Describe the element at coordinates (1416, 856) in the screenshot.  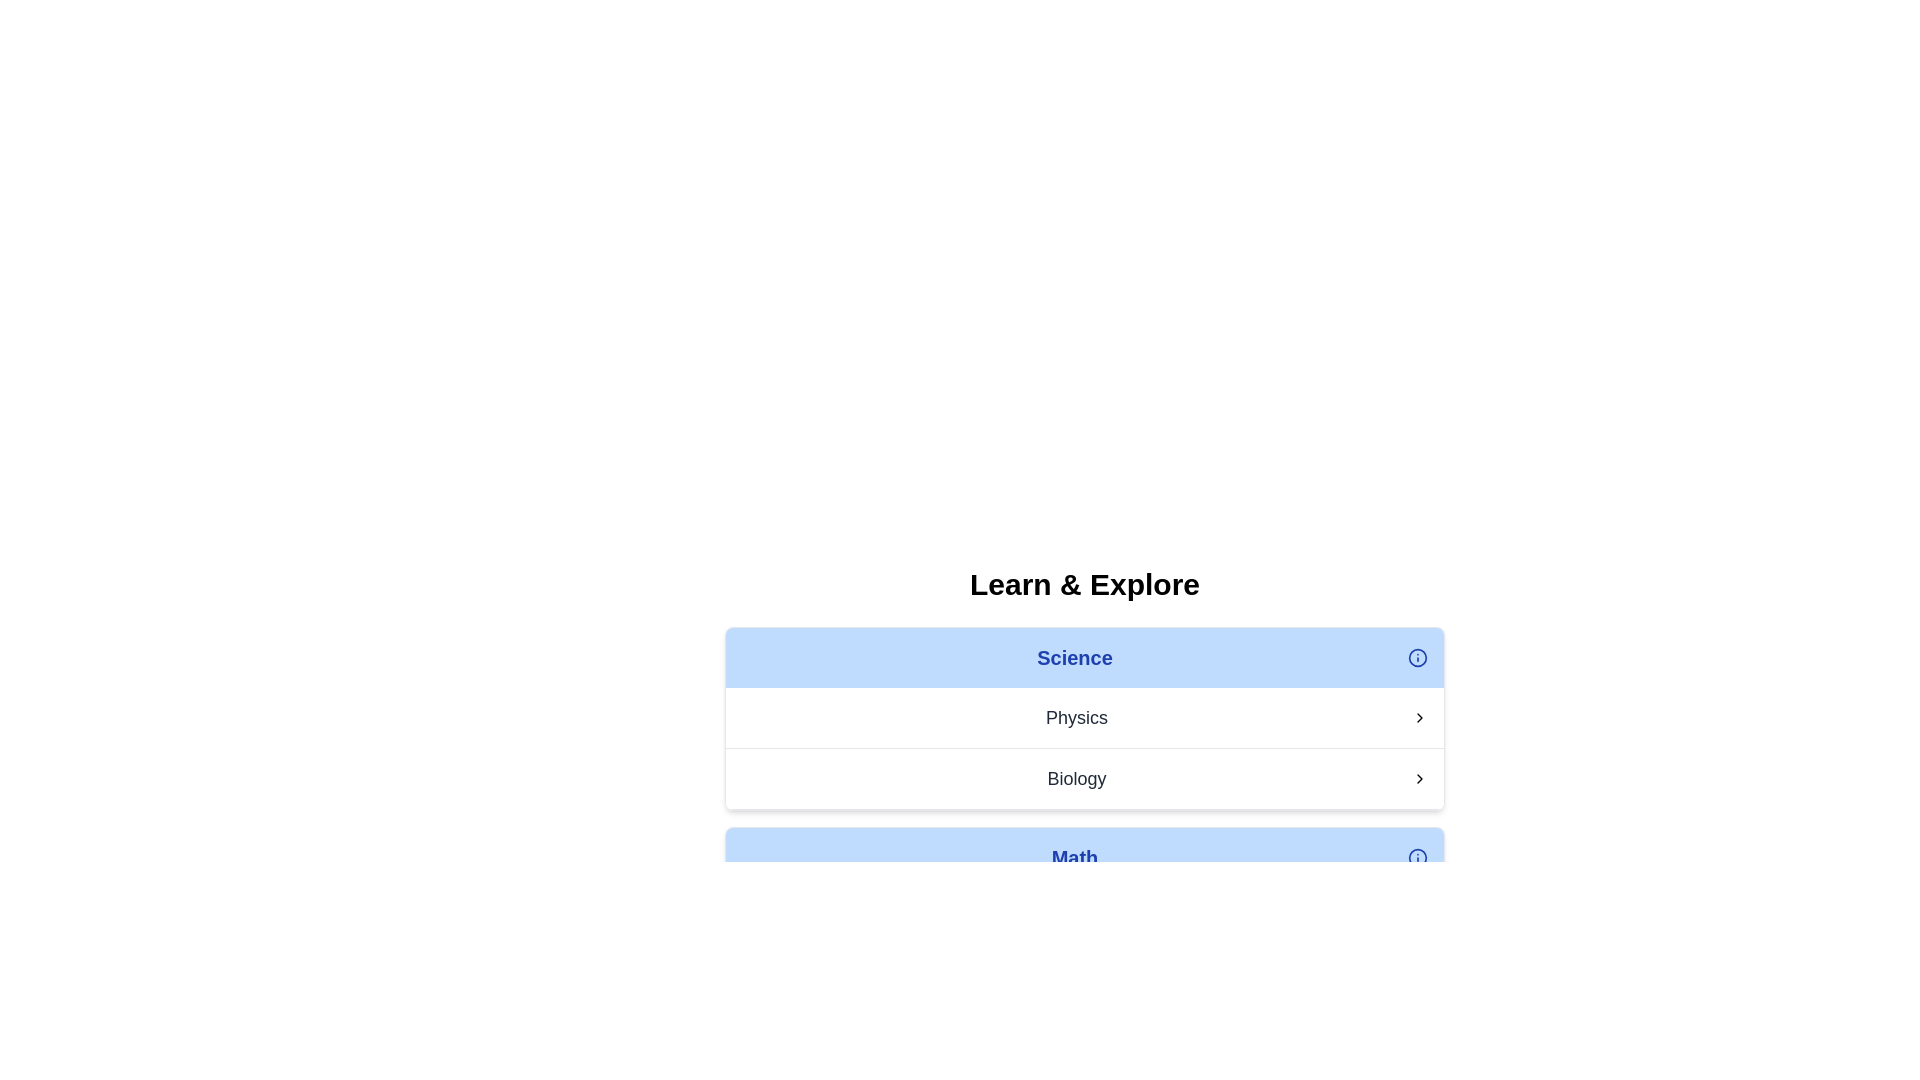
I see `SVG circle element with a blue outline that is part of the informational icon located in the top-right corner of the 'Science' header area` at that location.